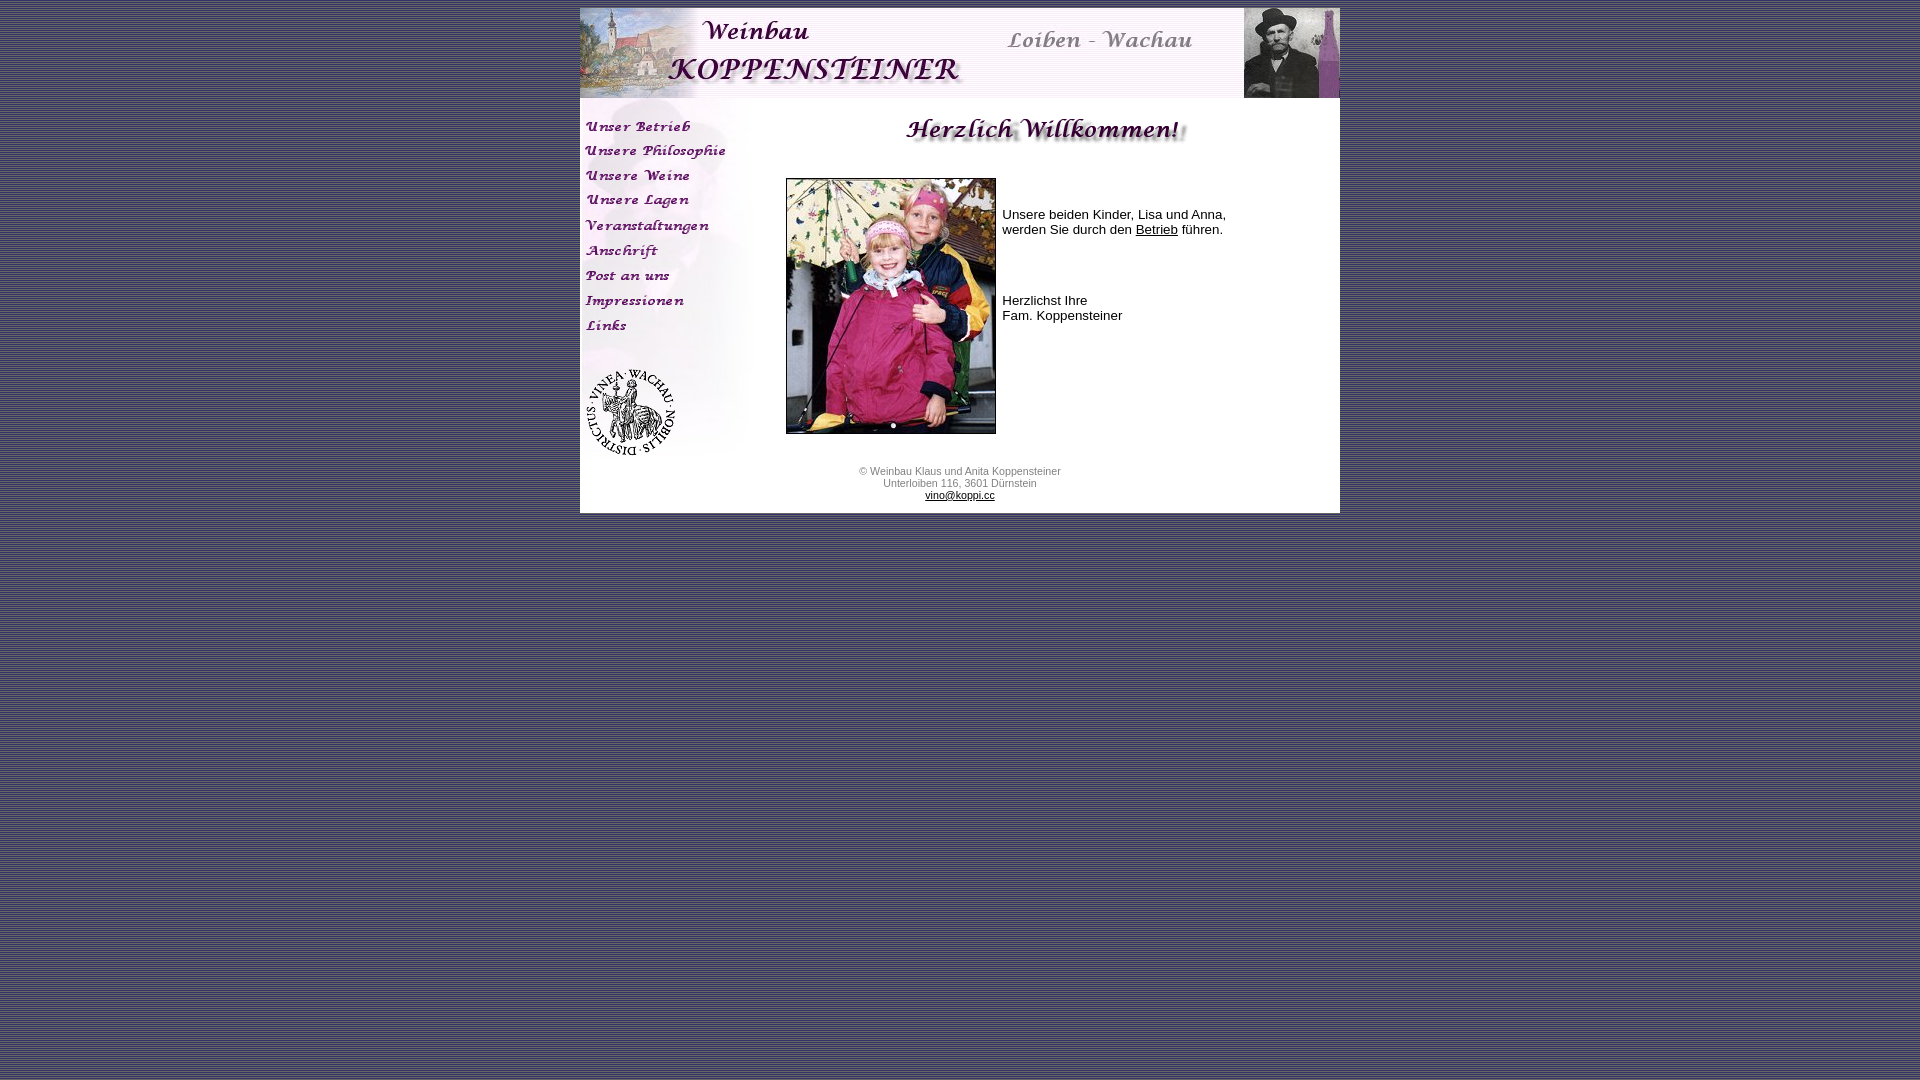 The width and height of the screenshot is (1920, 1080). Describe the element at coordinates (958, 494) in the screenshot. I see `'vino@koppi.cc'` at that location.